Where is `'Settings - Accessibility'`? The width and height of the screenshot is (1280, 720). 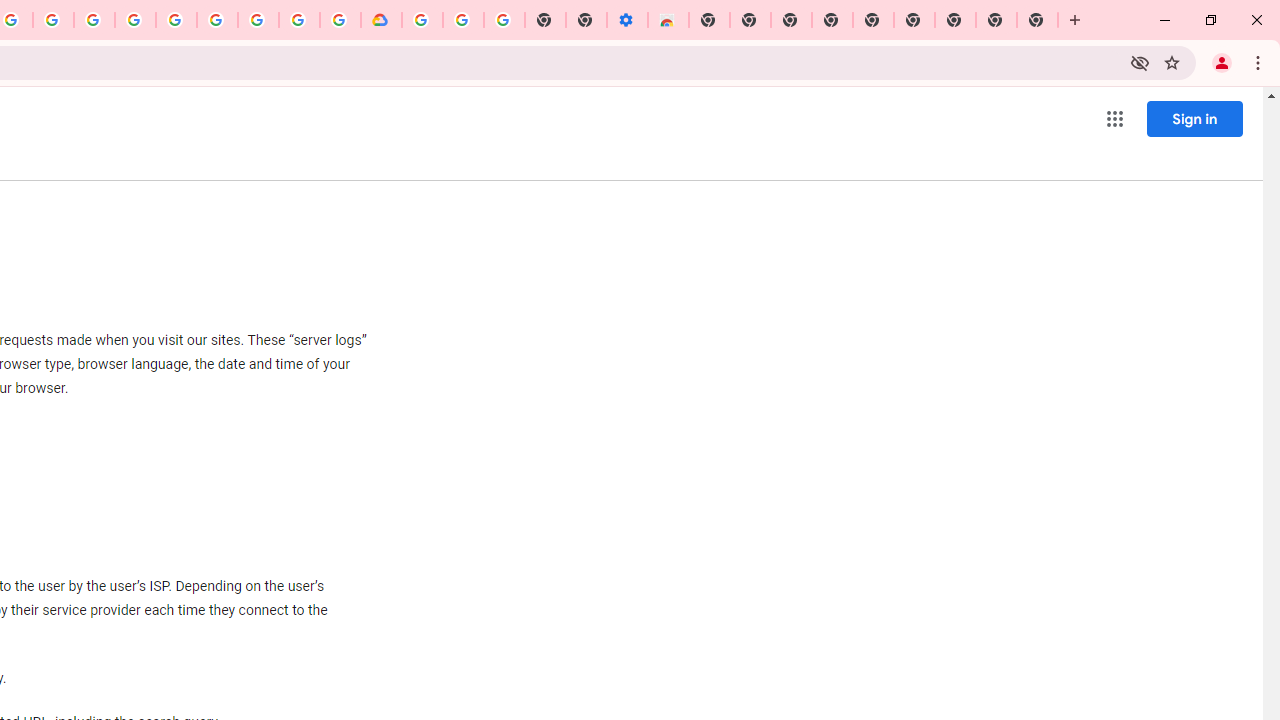 'Settings - Accessibility' is located at coordinates (626, 20).